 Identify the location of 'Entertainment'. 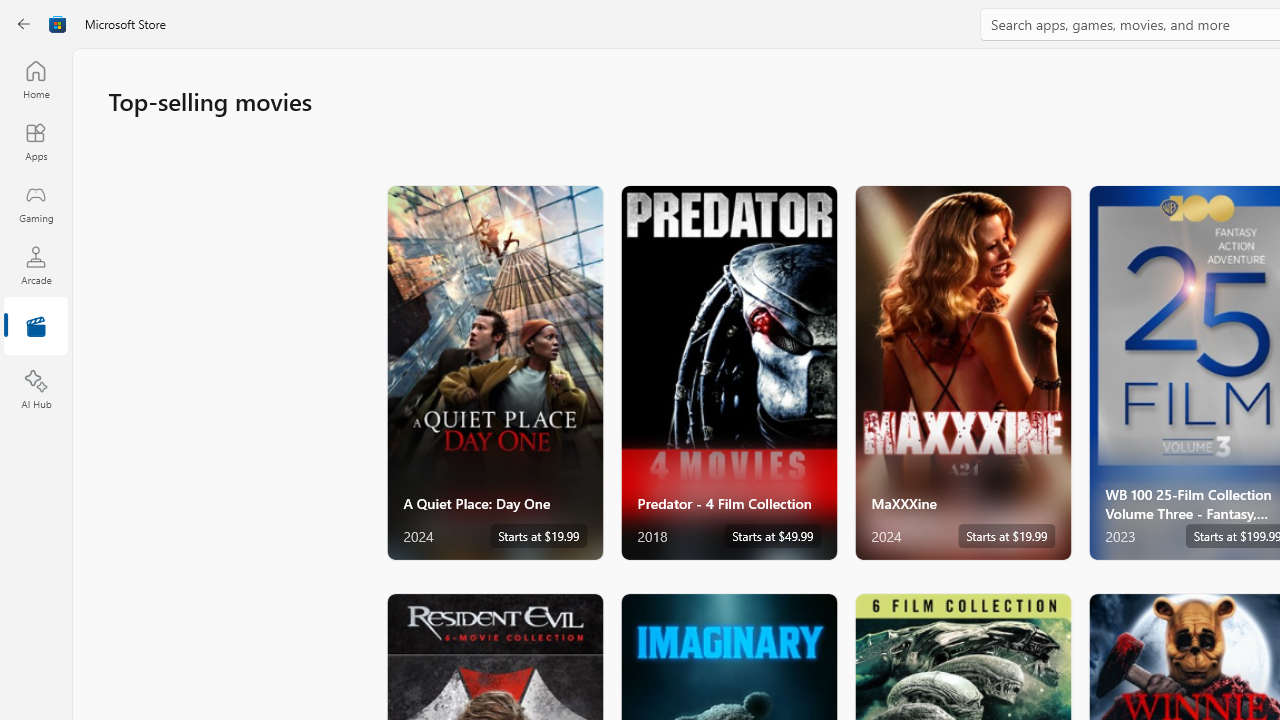
(35, 326).